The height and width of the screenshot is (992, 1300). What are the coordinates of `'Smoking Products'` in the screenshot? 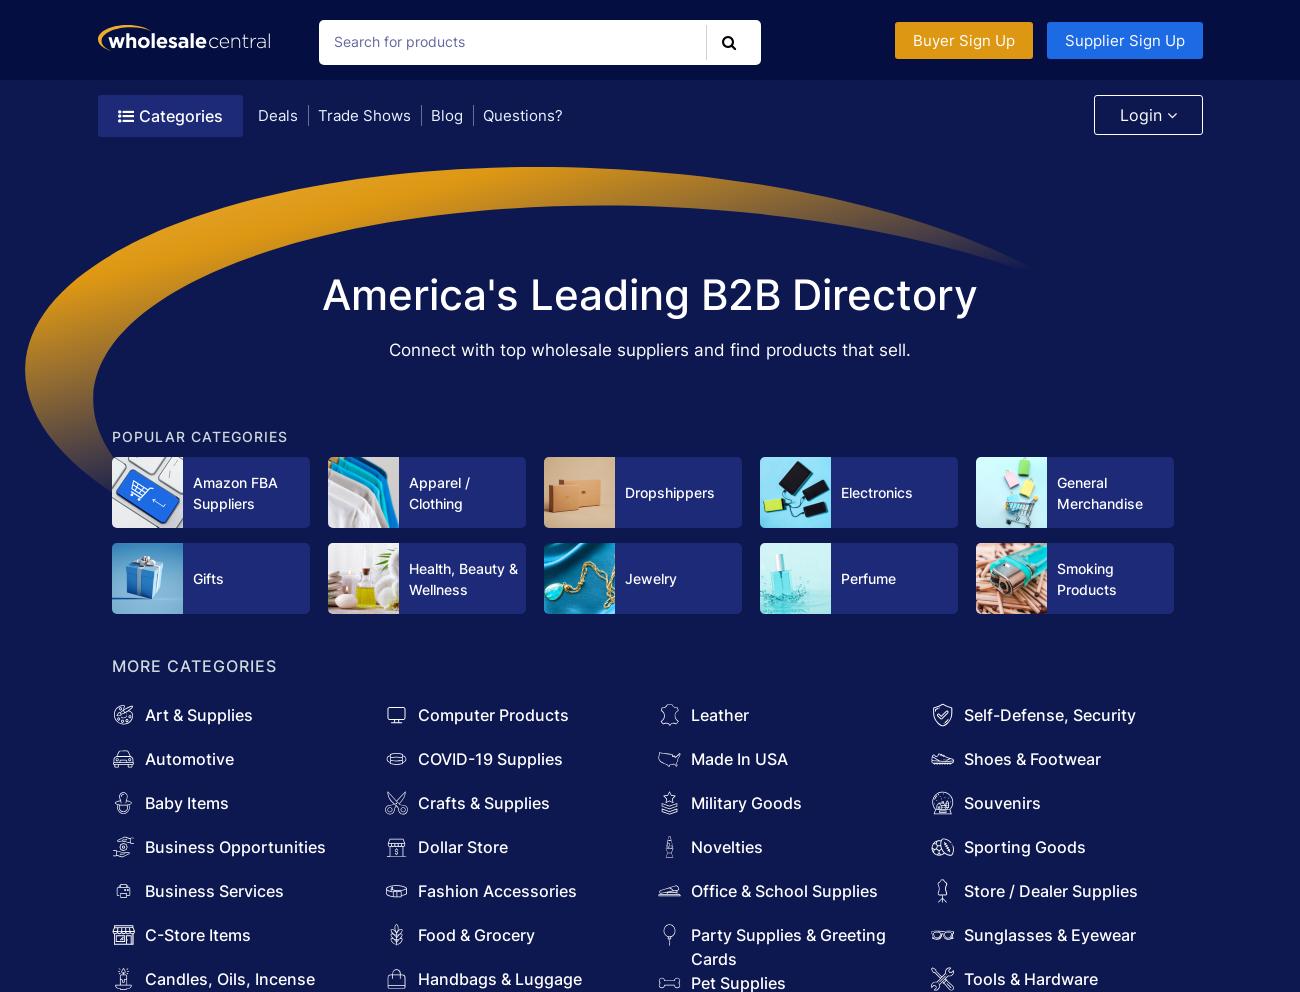 It's located at (1086, 578).